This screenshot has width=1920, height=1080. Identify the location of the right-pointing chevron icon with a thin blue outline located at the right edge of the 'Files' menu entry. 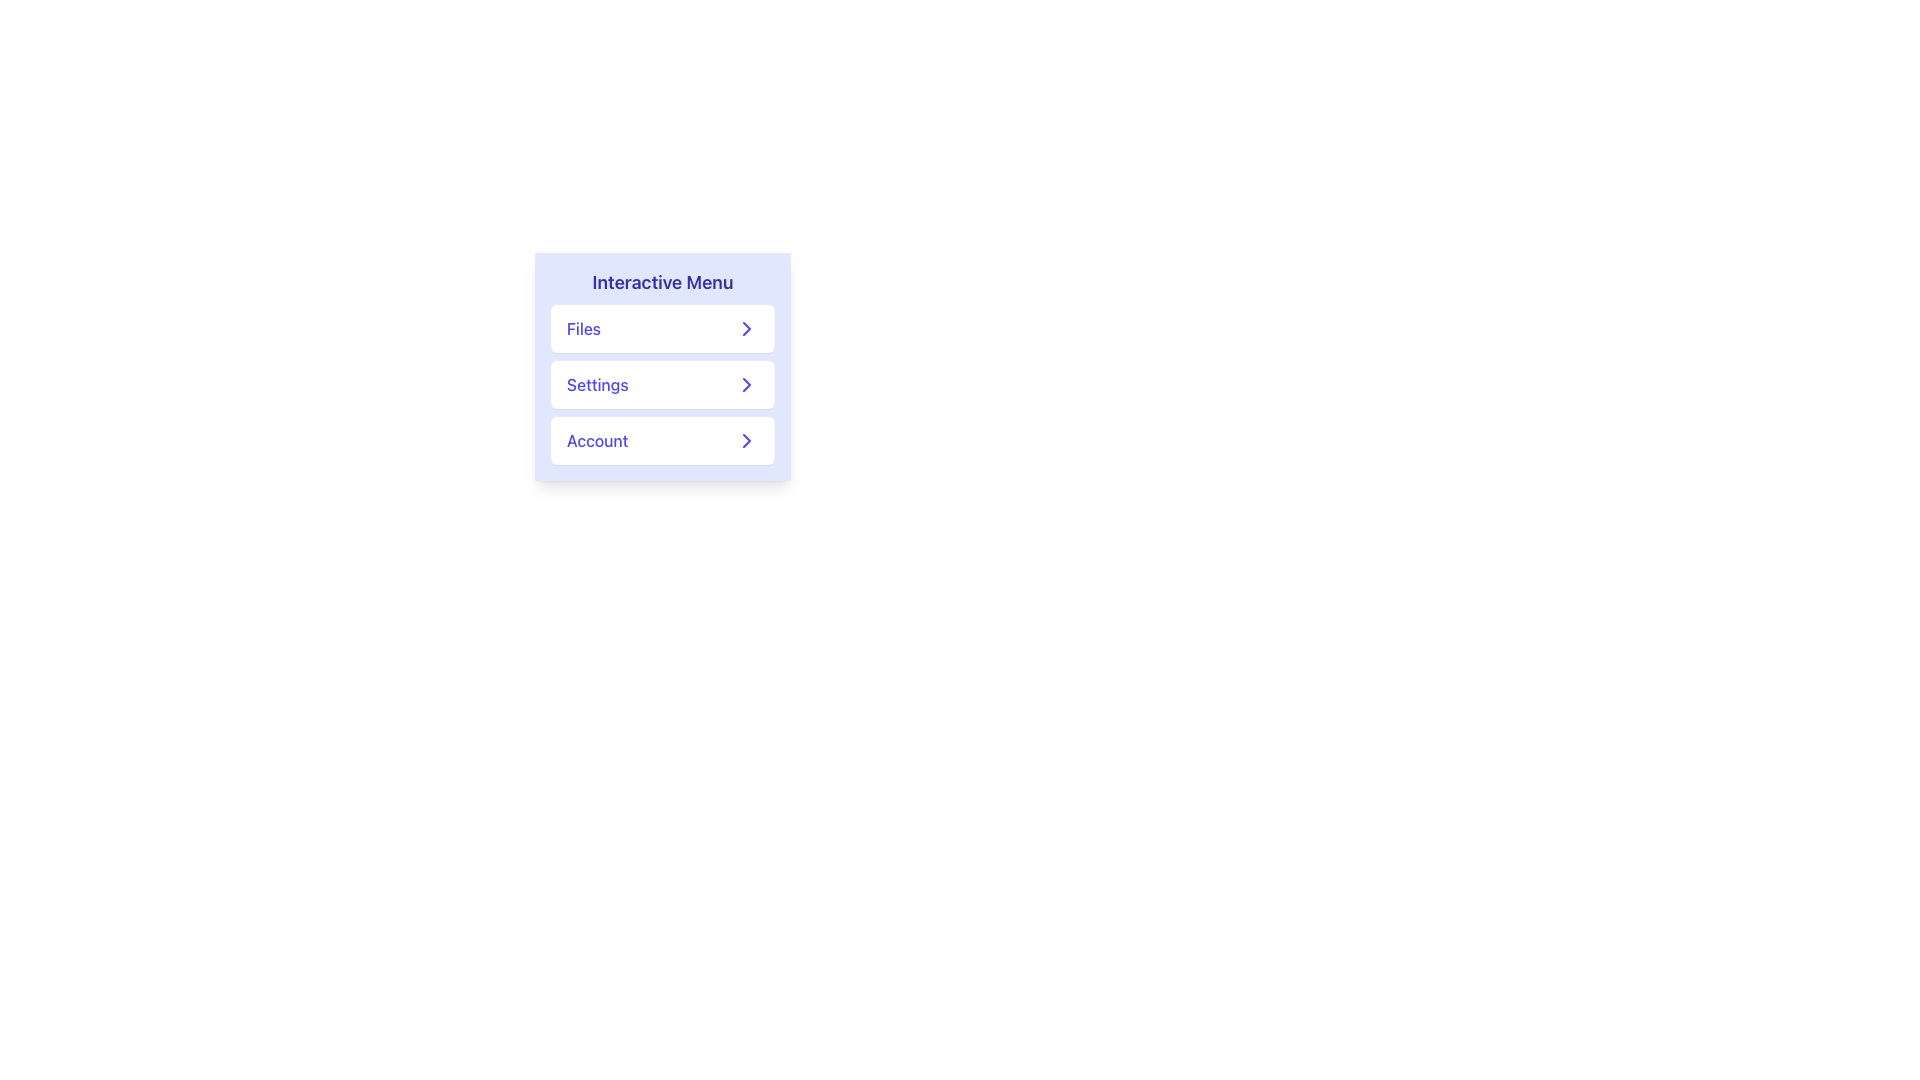
(746, 327).